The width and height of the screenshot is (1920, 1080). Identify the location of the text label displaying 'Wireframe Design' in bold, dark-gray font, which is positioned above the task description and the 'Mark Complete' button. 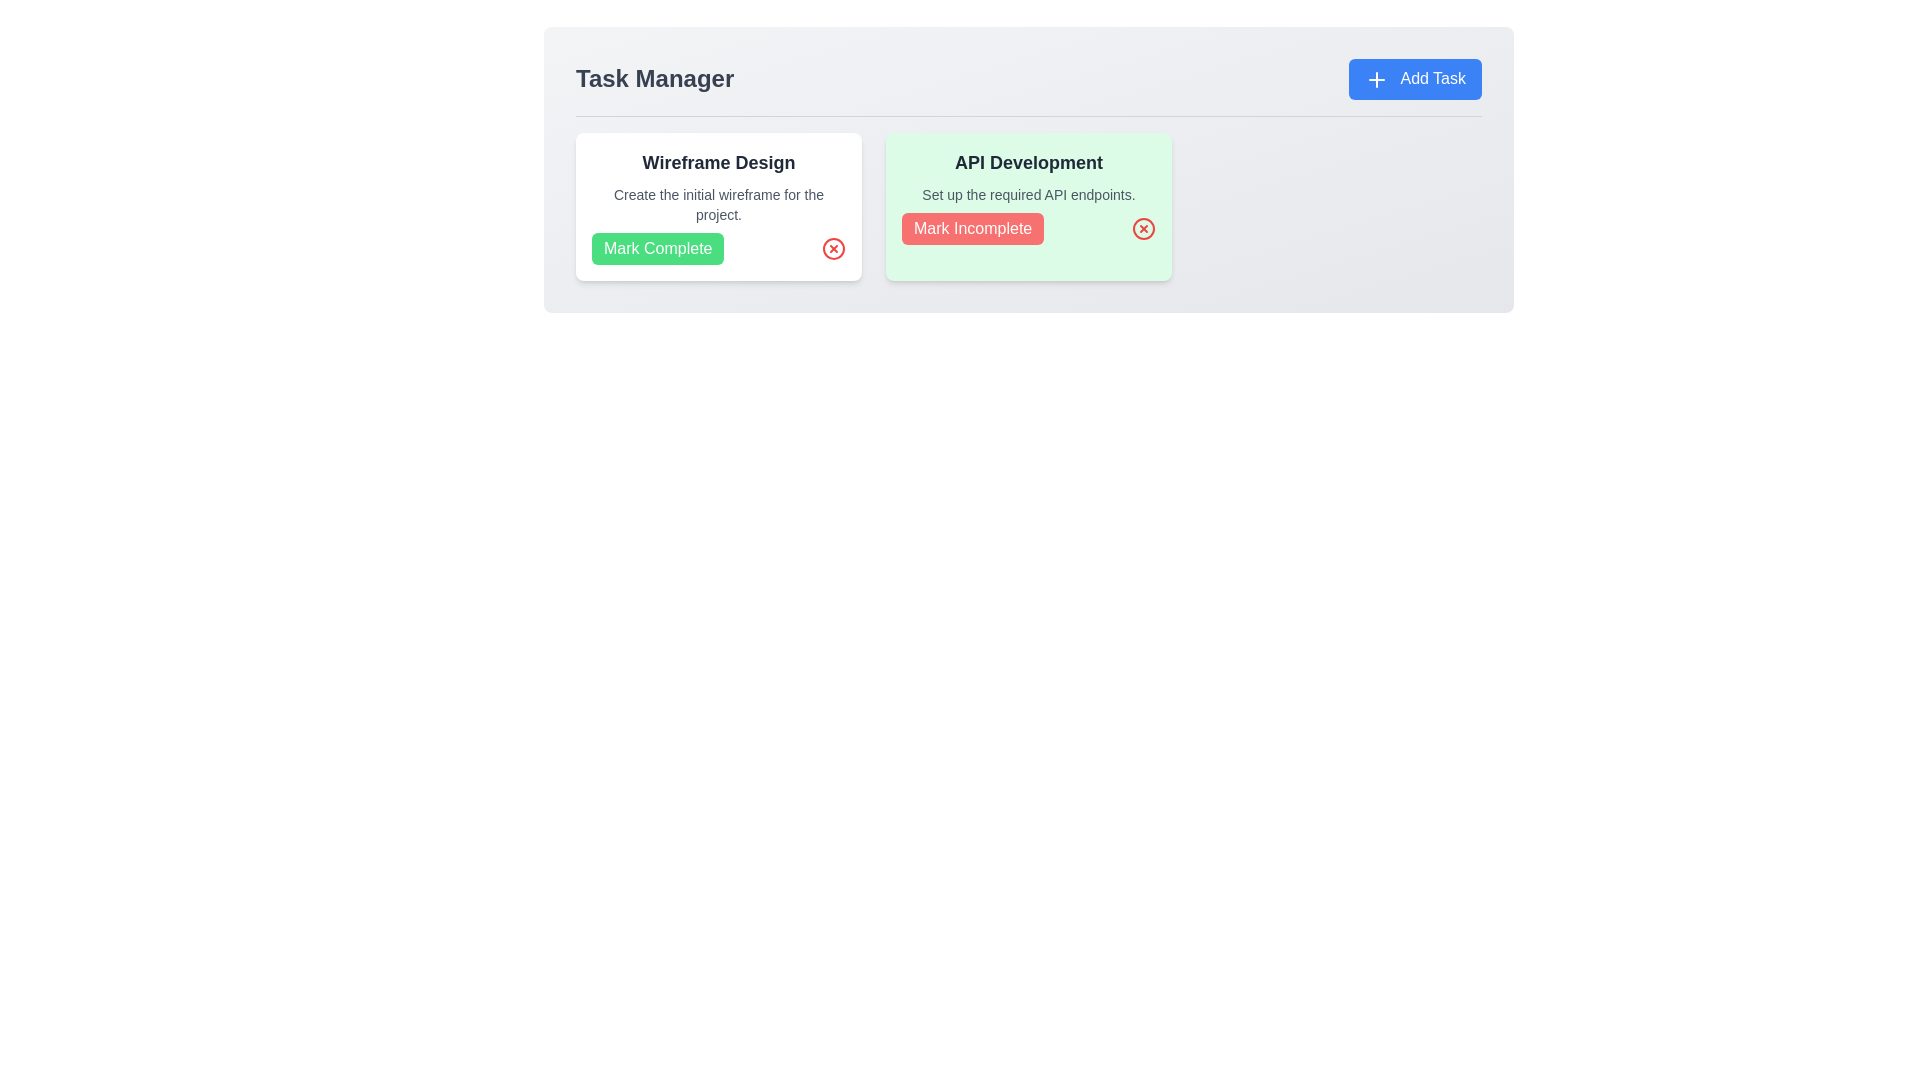
(719, 161).